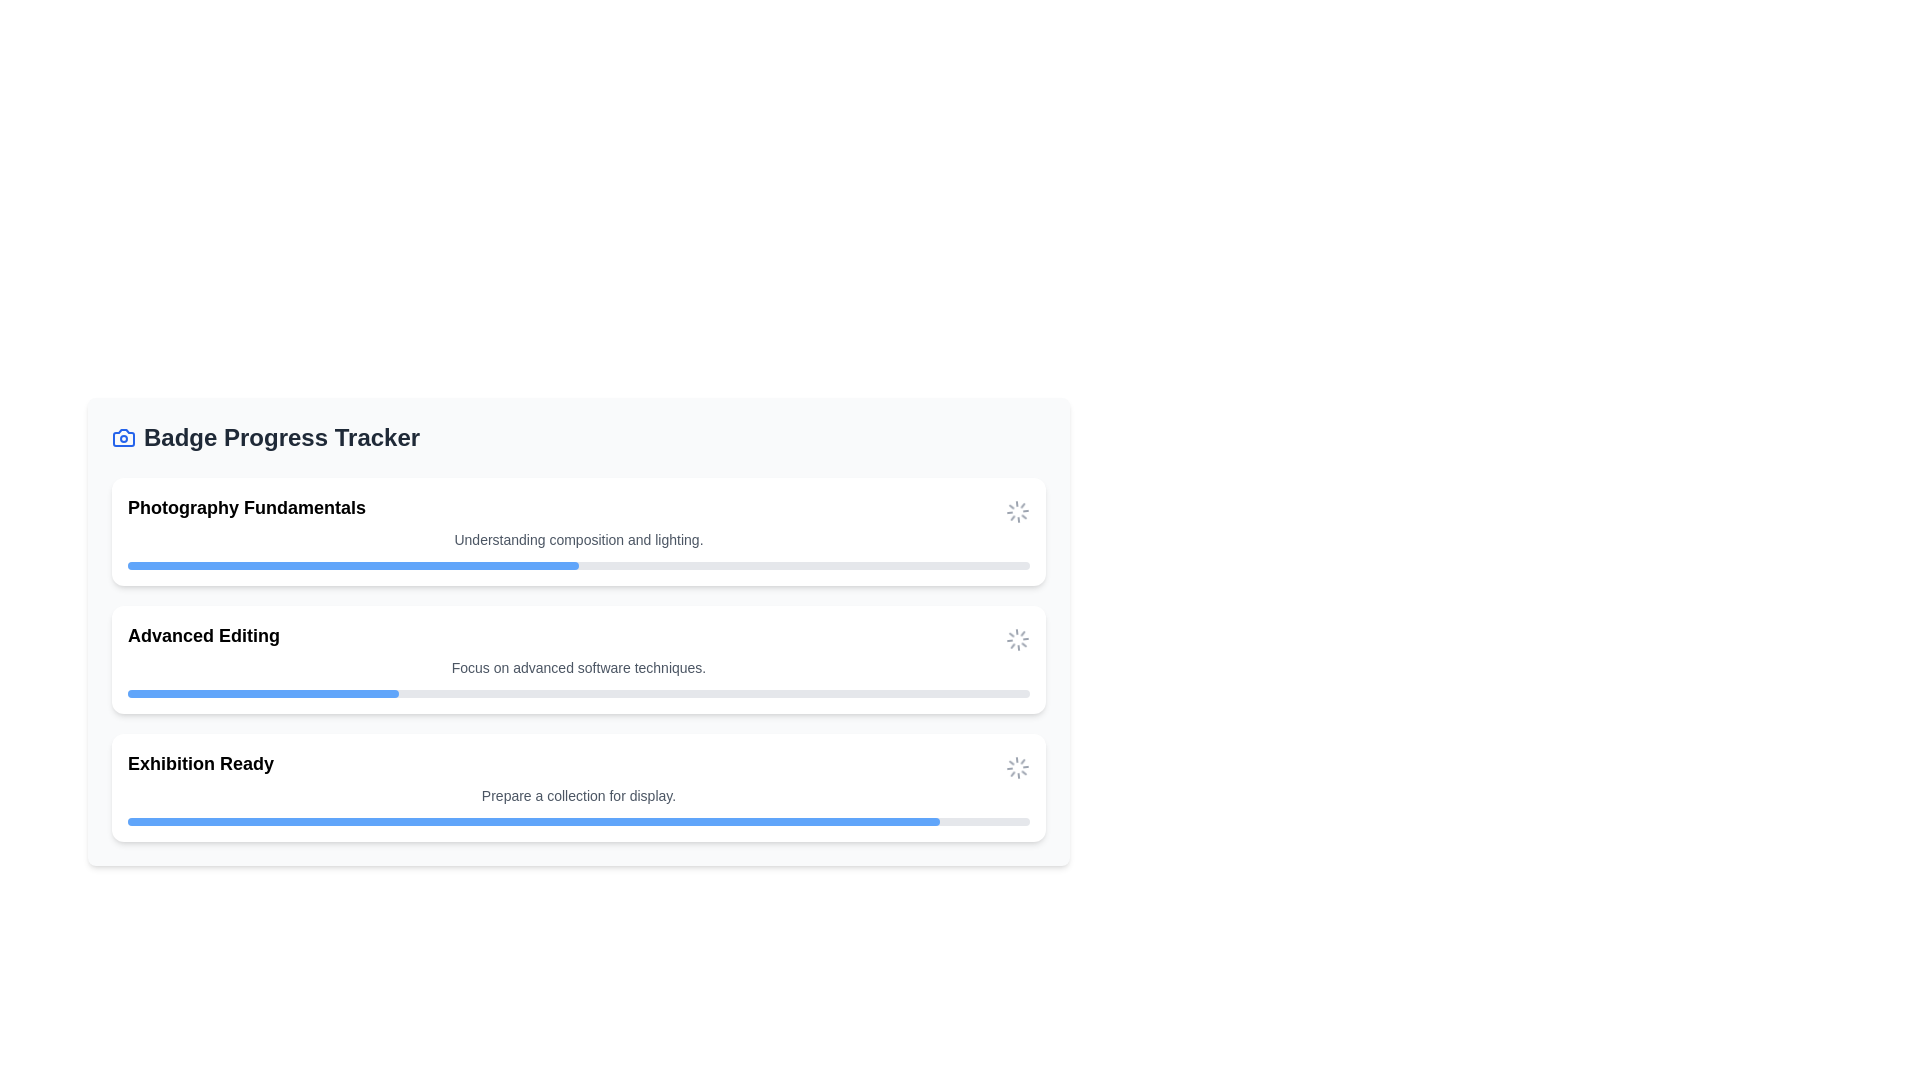 The image size is (1920, 1080). I want to click on the informational card representing the progress milestone for the 'Advanced Editing' module in the Badge Progress Tracker, so click(578, 659).